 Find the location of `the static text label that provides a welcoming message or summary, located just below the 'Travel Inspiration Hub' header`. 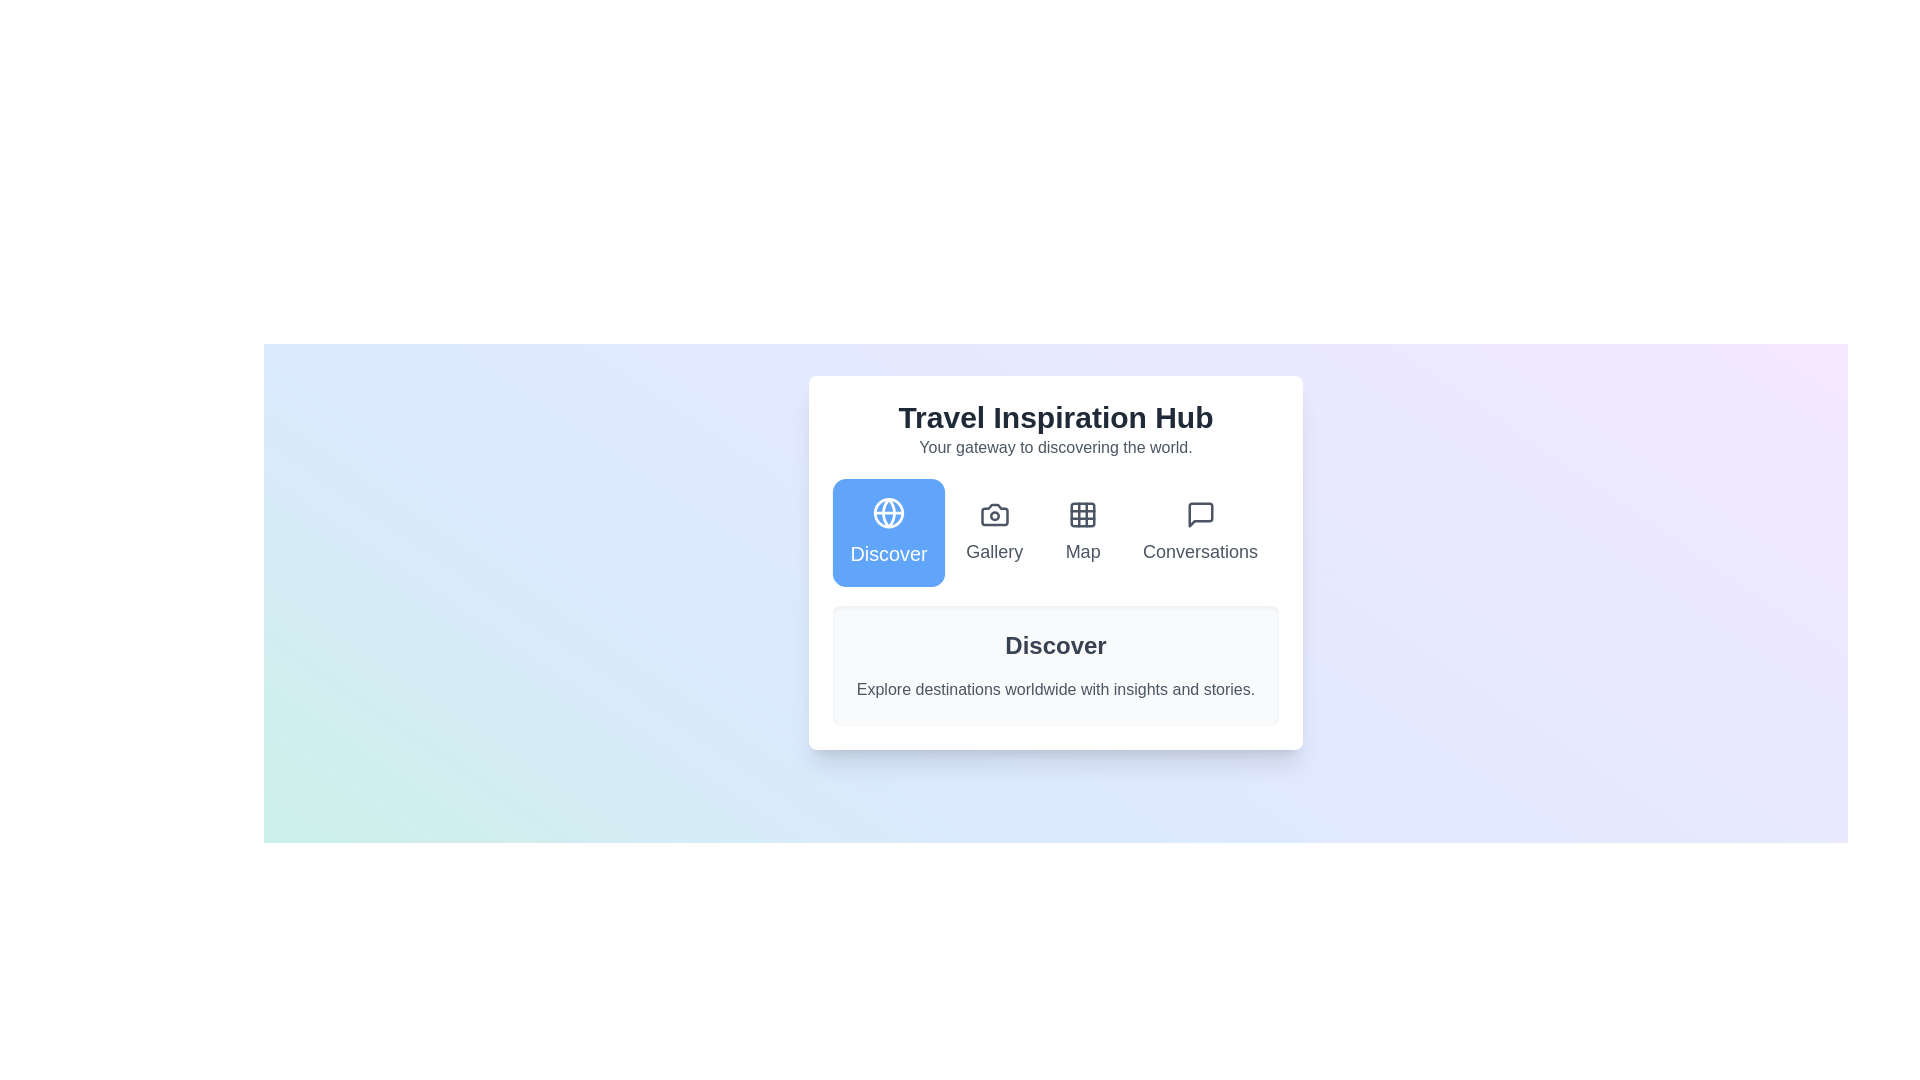

the static text label that provides a welcoming message or summary, located just below the 'Travel Inspiration Hub' header is located at coordinates (1055, 446).